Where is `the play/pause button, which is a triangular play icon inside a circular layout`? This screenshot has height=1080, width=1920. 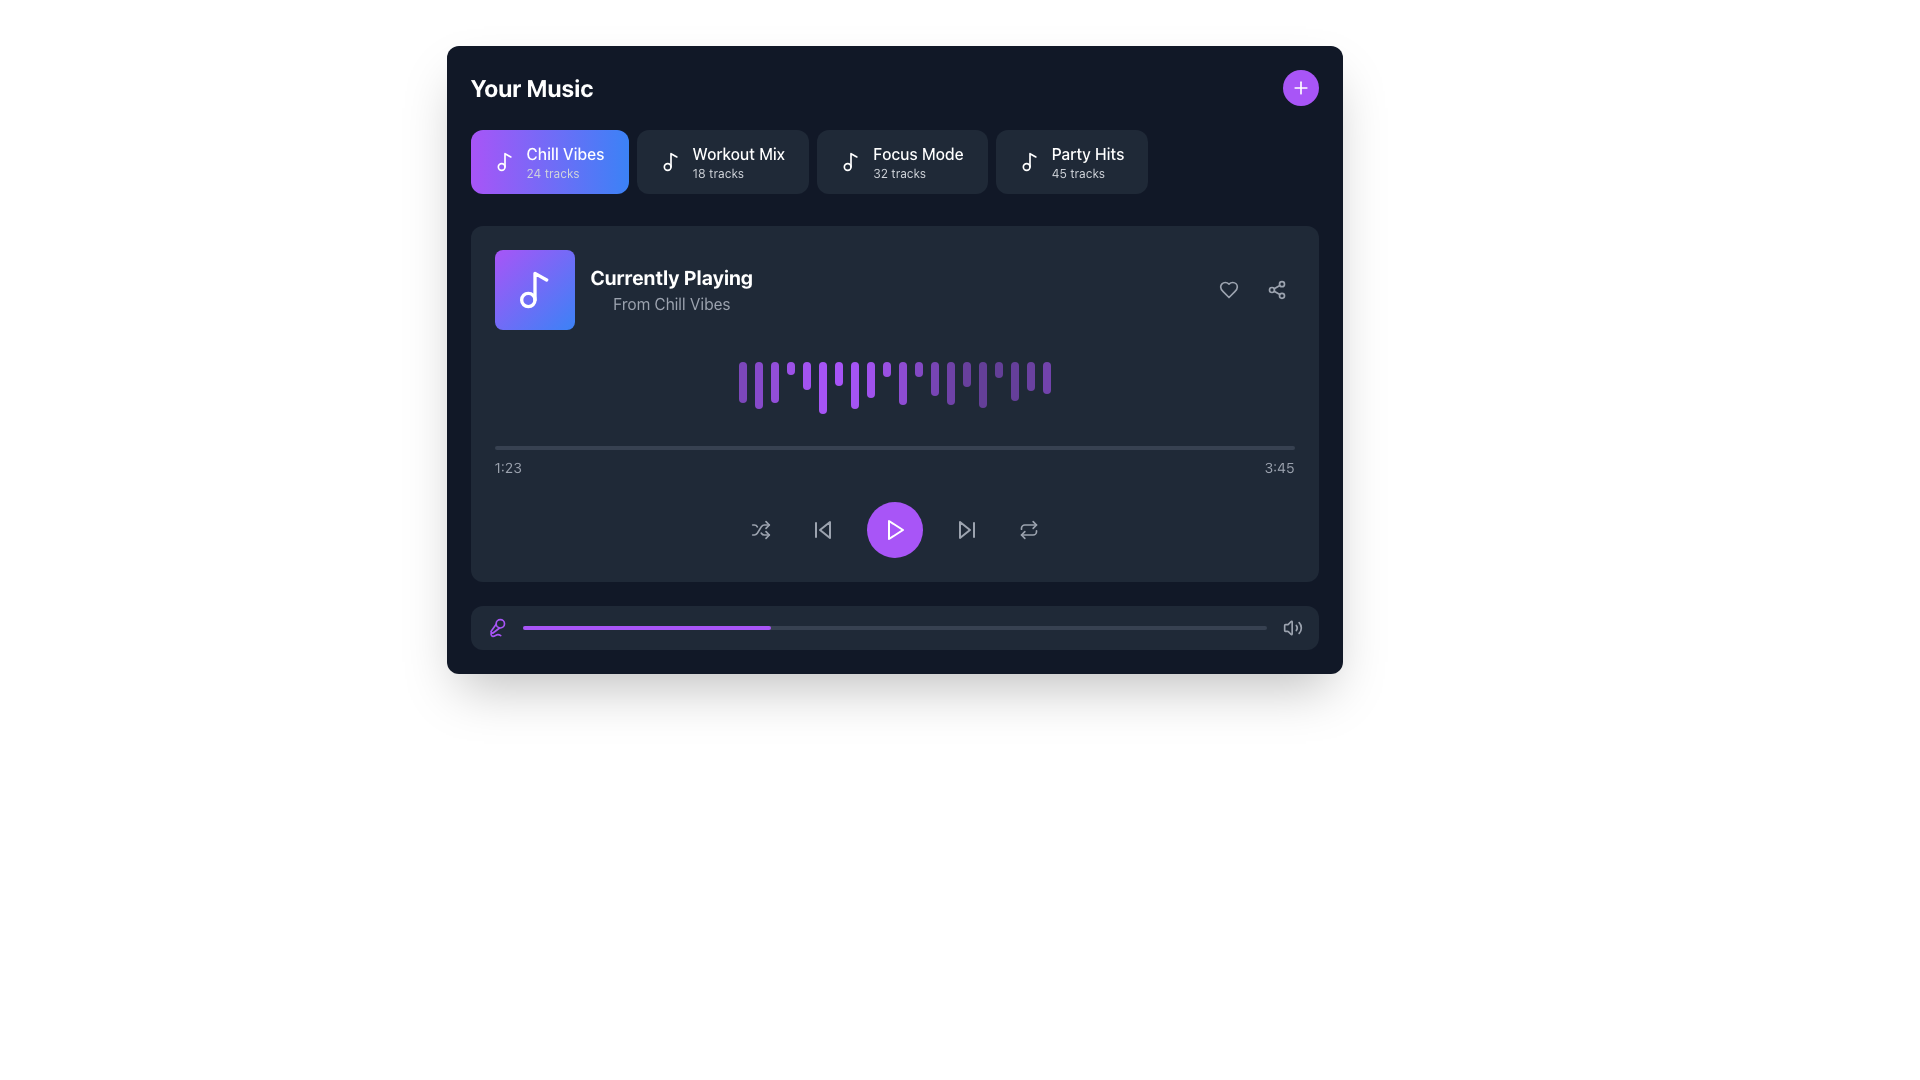 the play/pause button, which is a triangular play icon inside a circular layout is located at coordinates (894, 529).